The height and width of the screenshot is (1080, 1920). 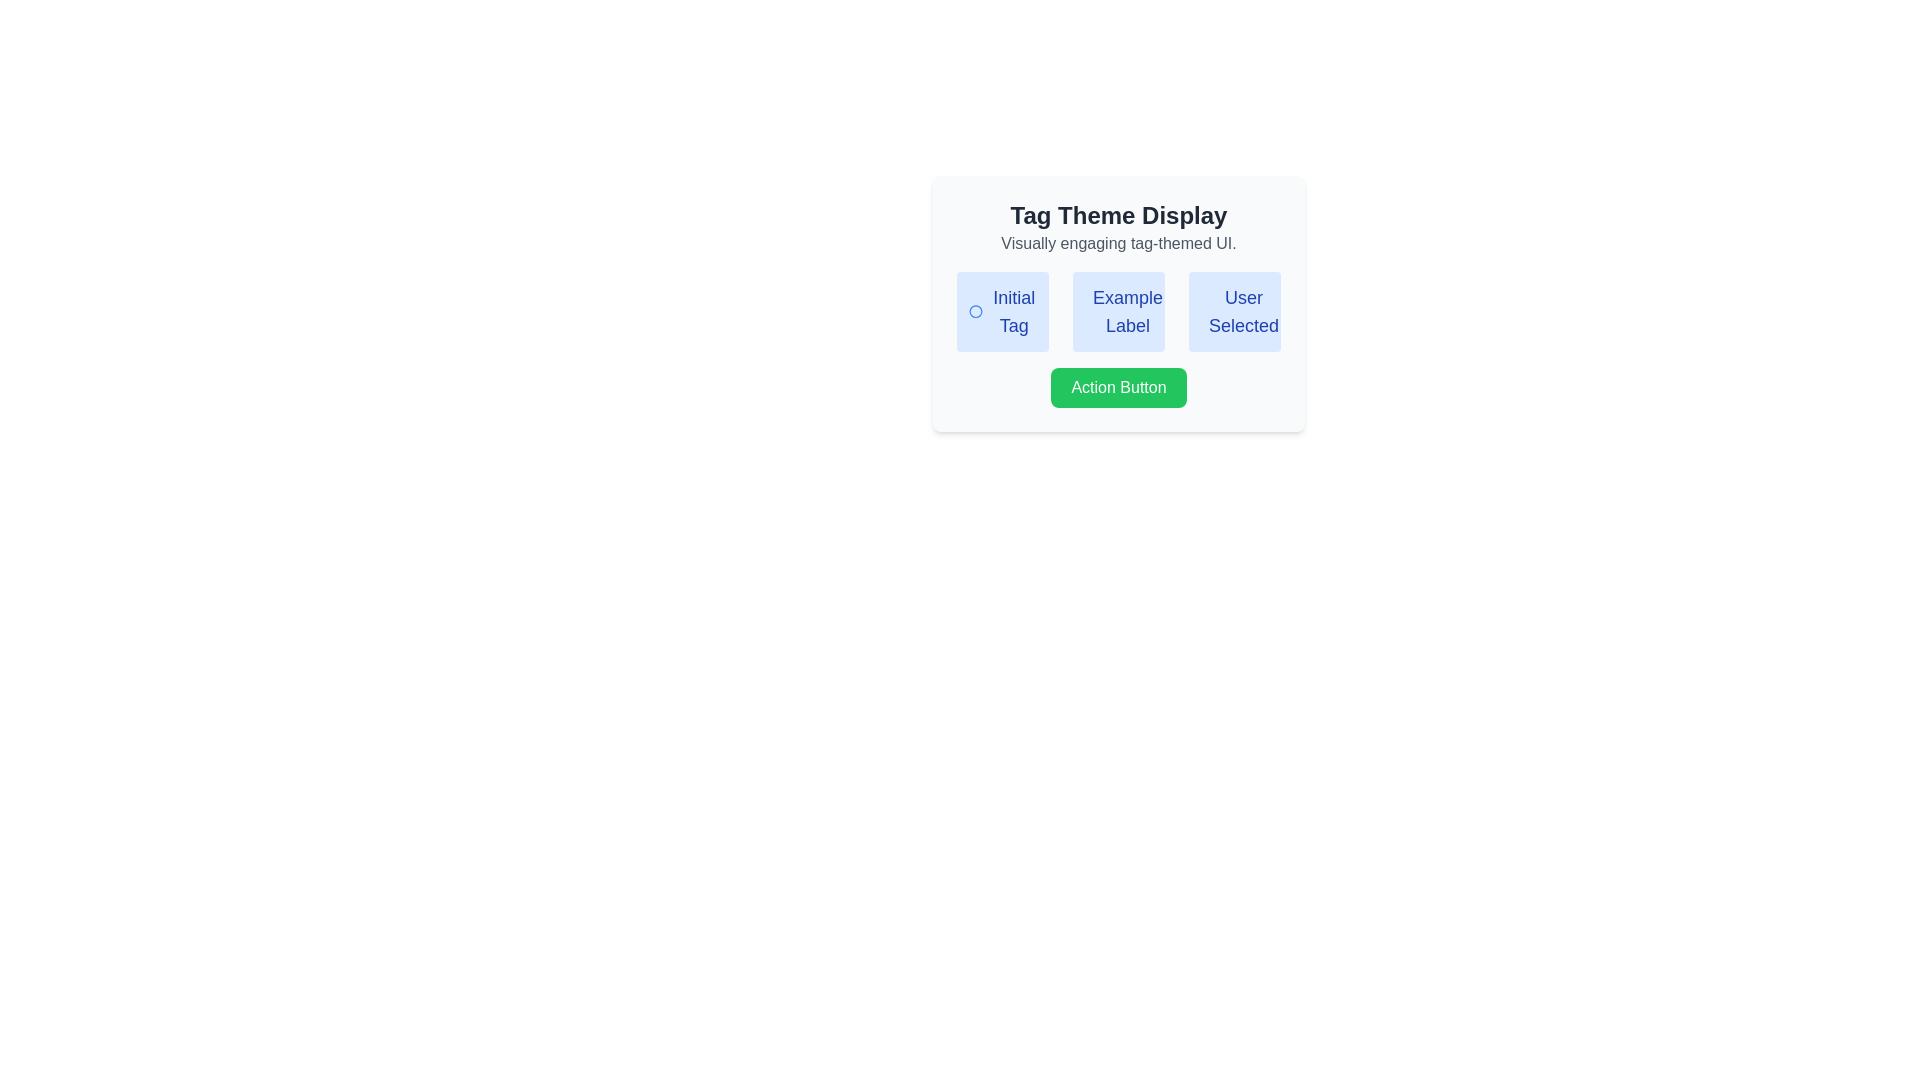 I want to click on the blue outlined SVG Circle located inside the 'Initial Tag' label in the top row of labels, so click(x=976, y=312).